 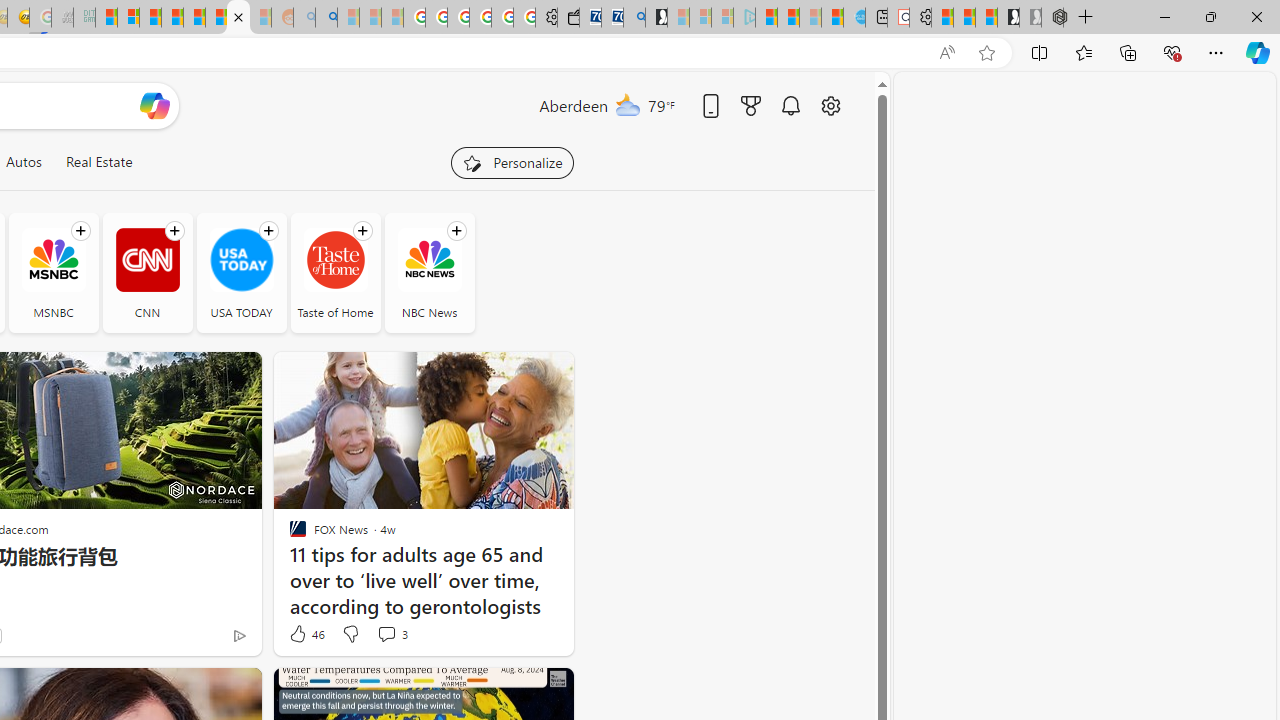 What do you see at coordinates (633, 17) in the screenshot?
I see `'Bing Real Estate - Home sales and rental listings'` at bounding box center [633, 17].